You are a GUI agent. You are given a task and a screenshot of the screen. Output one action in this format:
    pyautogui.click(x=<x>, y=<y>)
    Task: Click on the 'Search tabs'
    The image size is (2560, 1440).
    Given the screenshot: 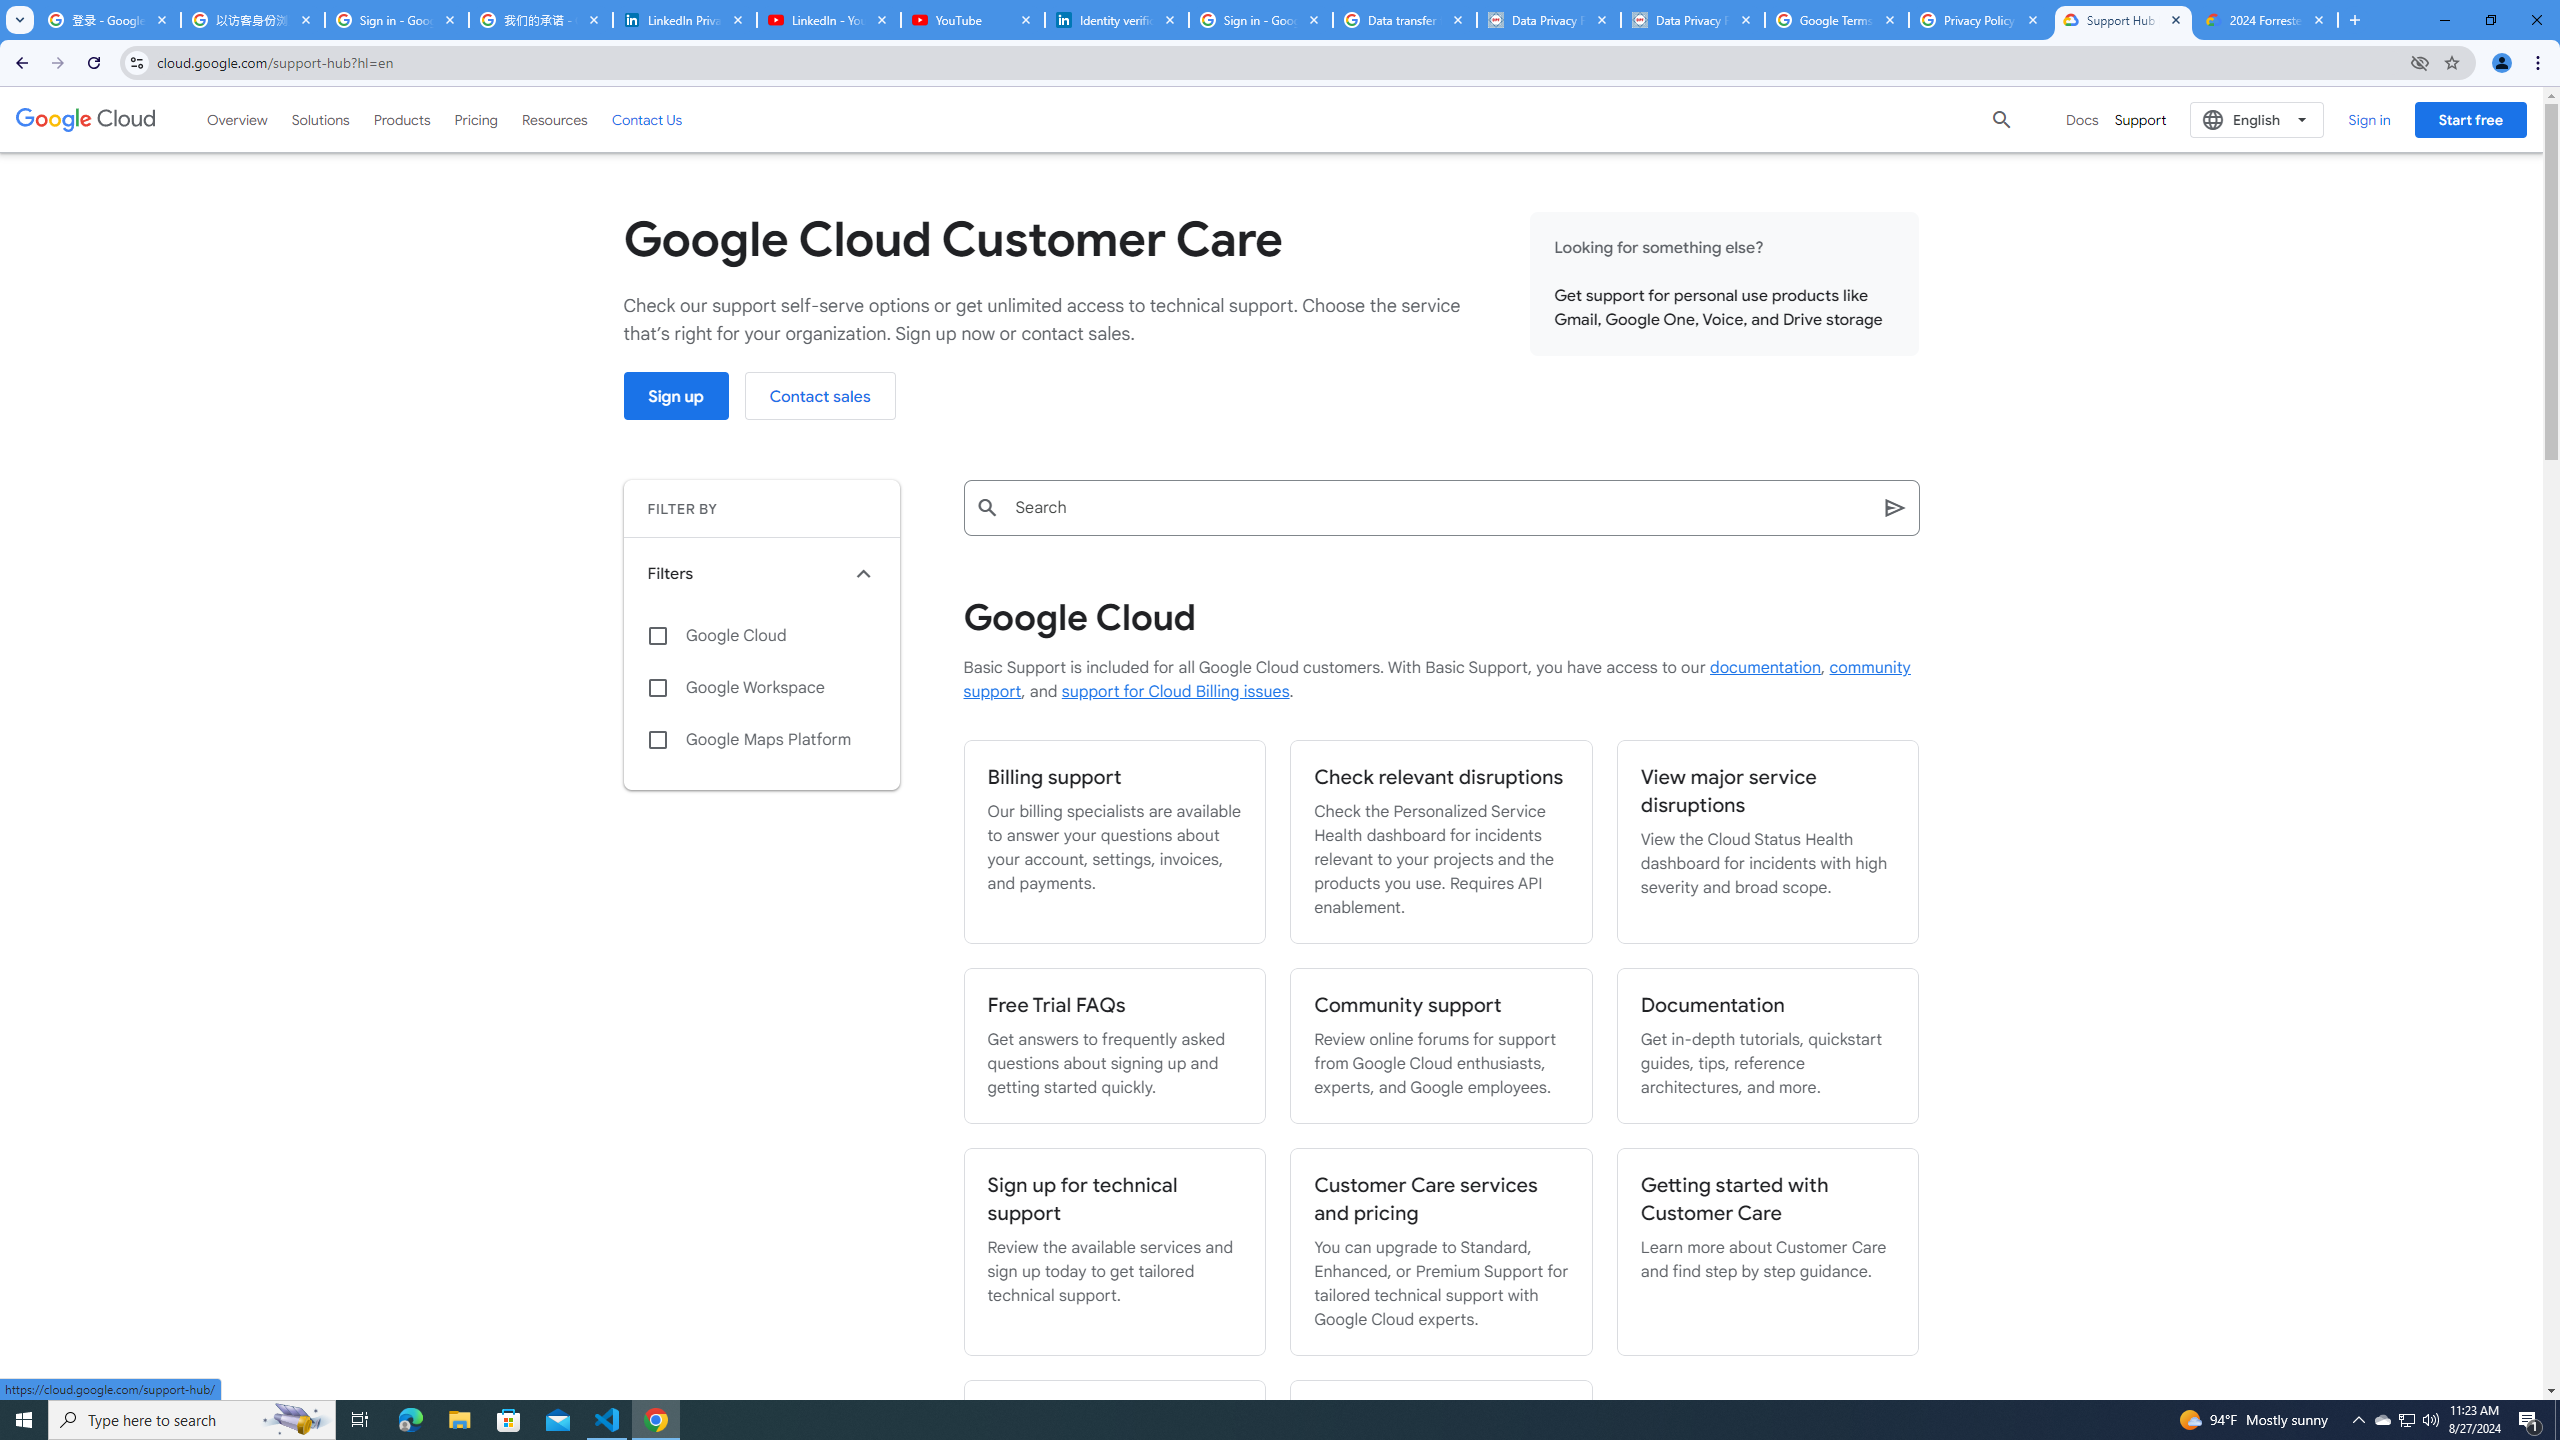 What is the action you would take?
    pyautogui.click(x=19, y=19)
    